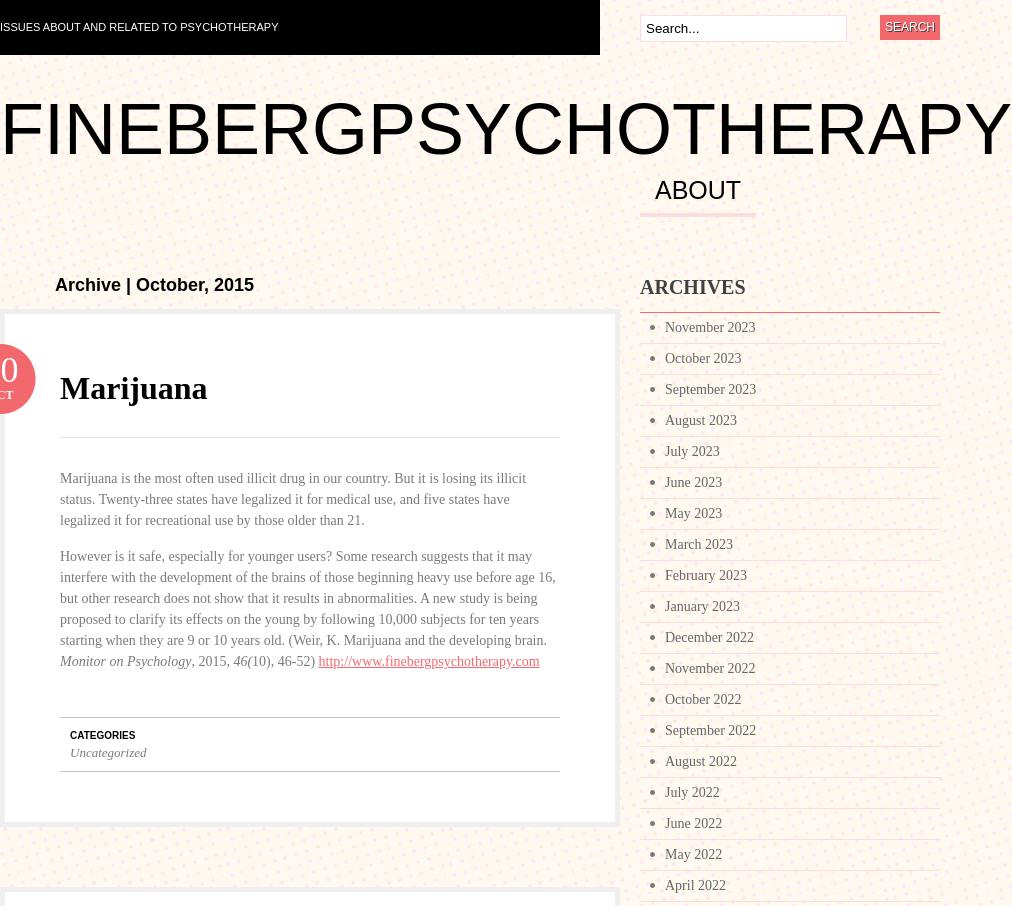 This screenshot has height=906, width=1012. What do you see at coordinates (693, 853) in the screenshot?
I see `'May 2022'` at bounding box center [693, 853].